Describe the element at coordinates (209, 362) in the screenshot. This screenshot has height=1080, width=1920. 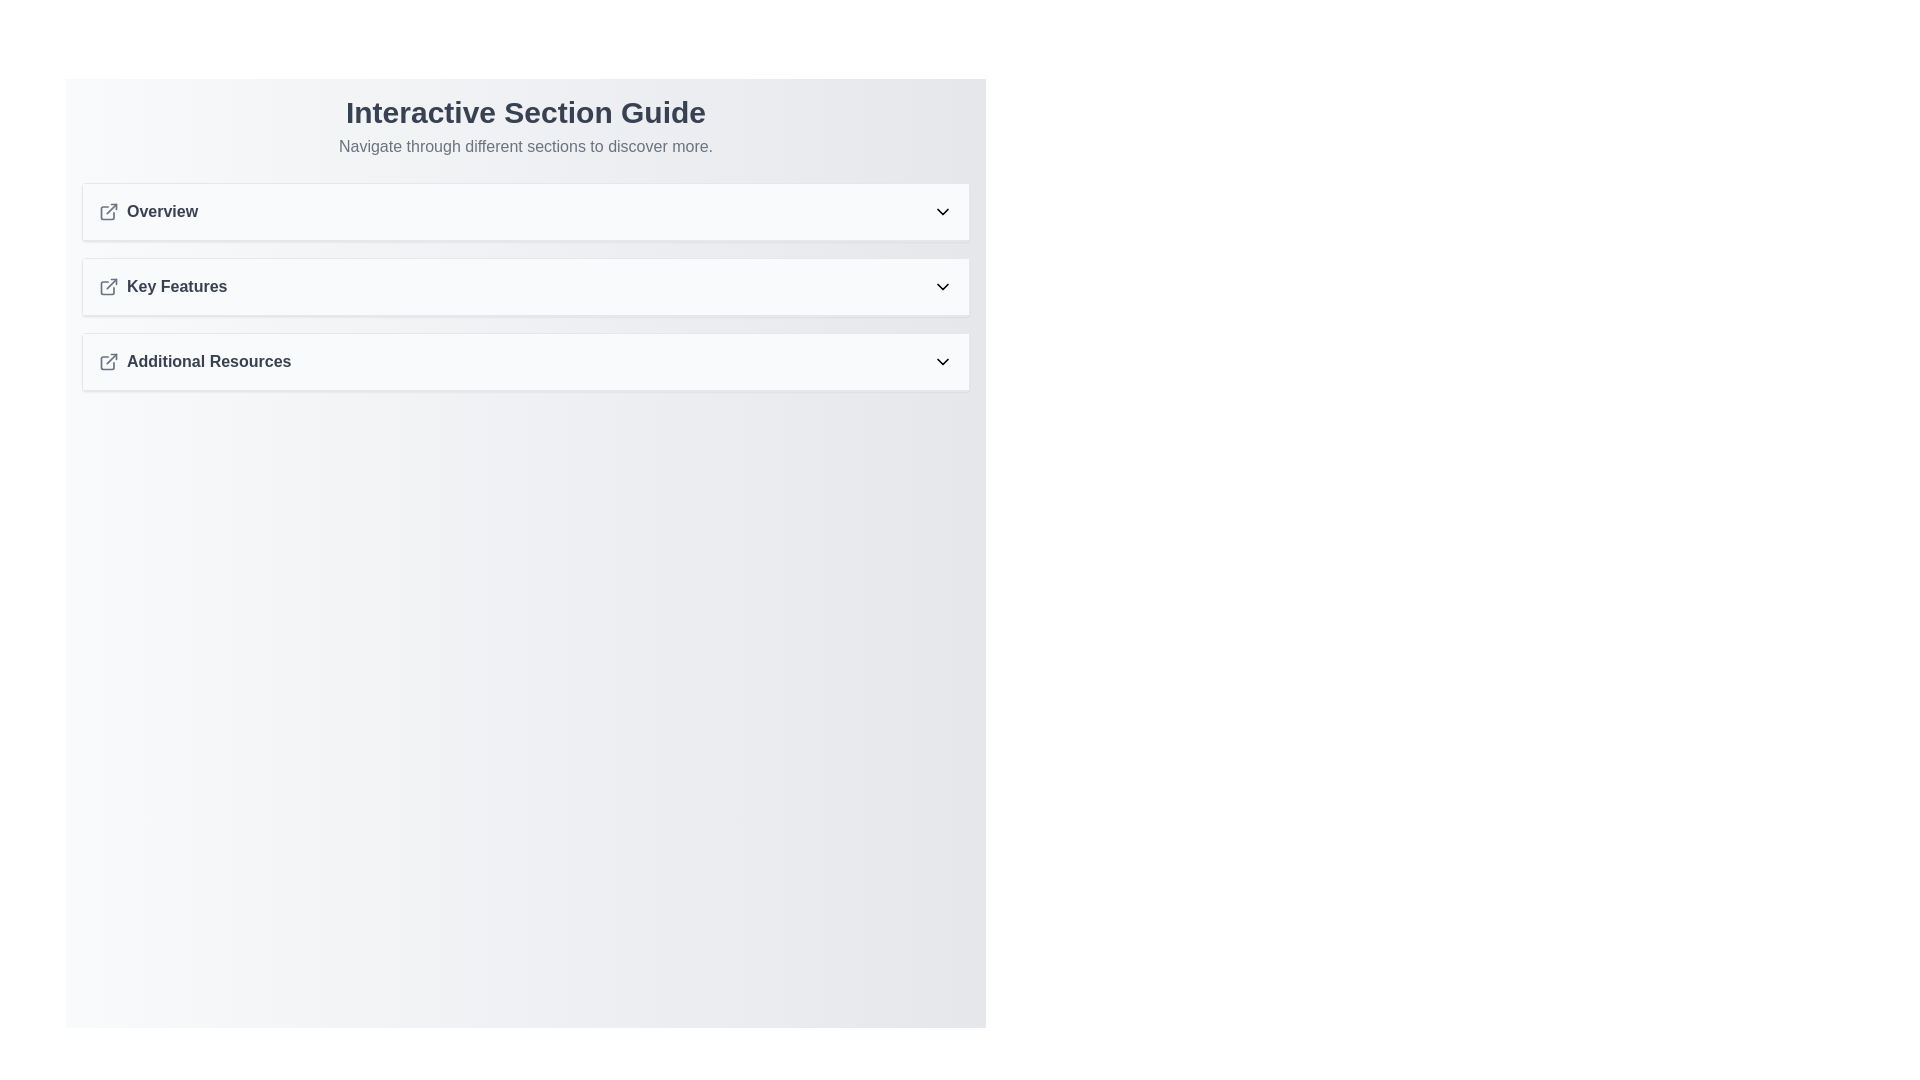
I see `the text label that serves as a title for a clickable section, positioned as the third item in a vertical list below 'Key Features'` at that location.